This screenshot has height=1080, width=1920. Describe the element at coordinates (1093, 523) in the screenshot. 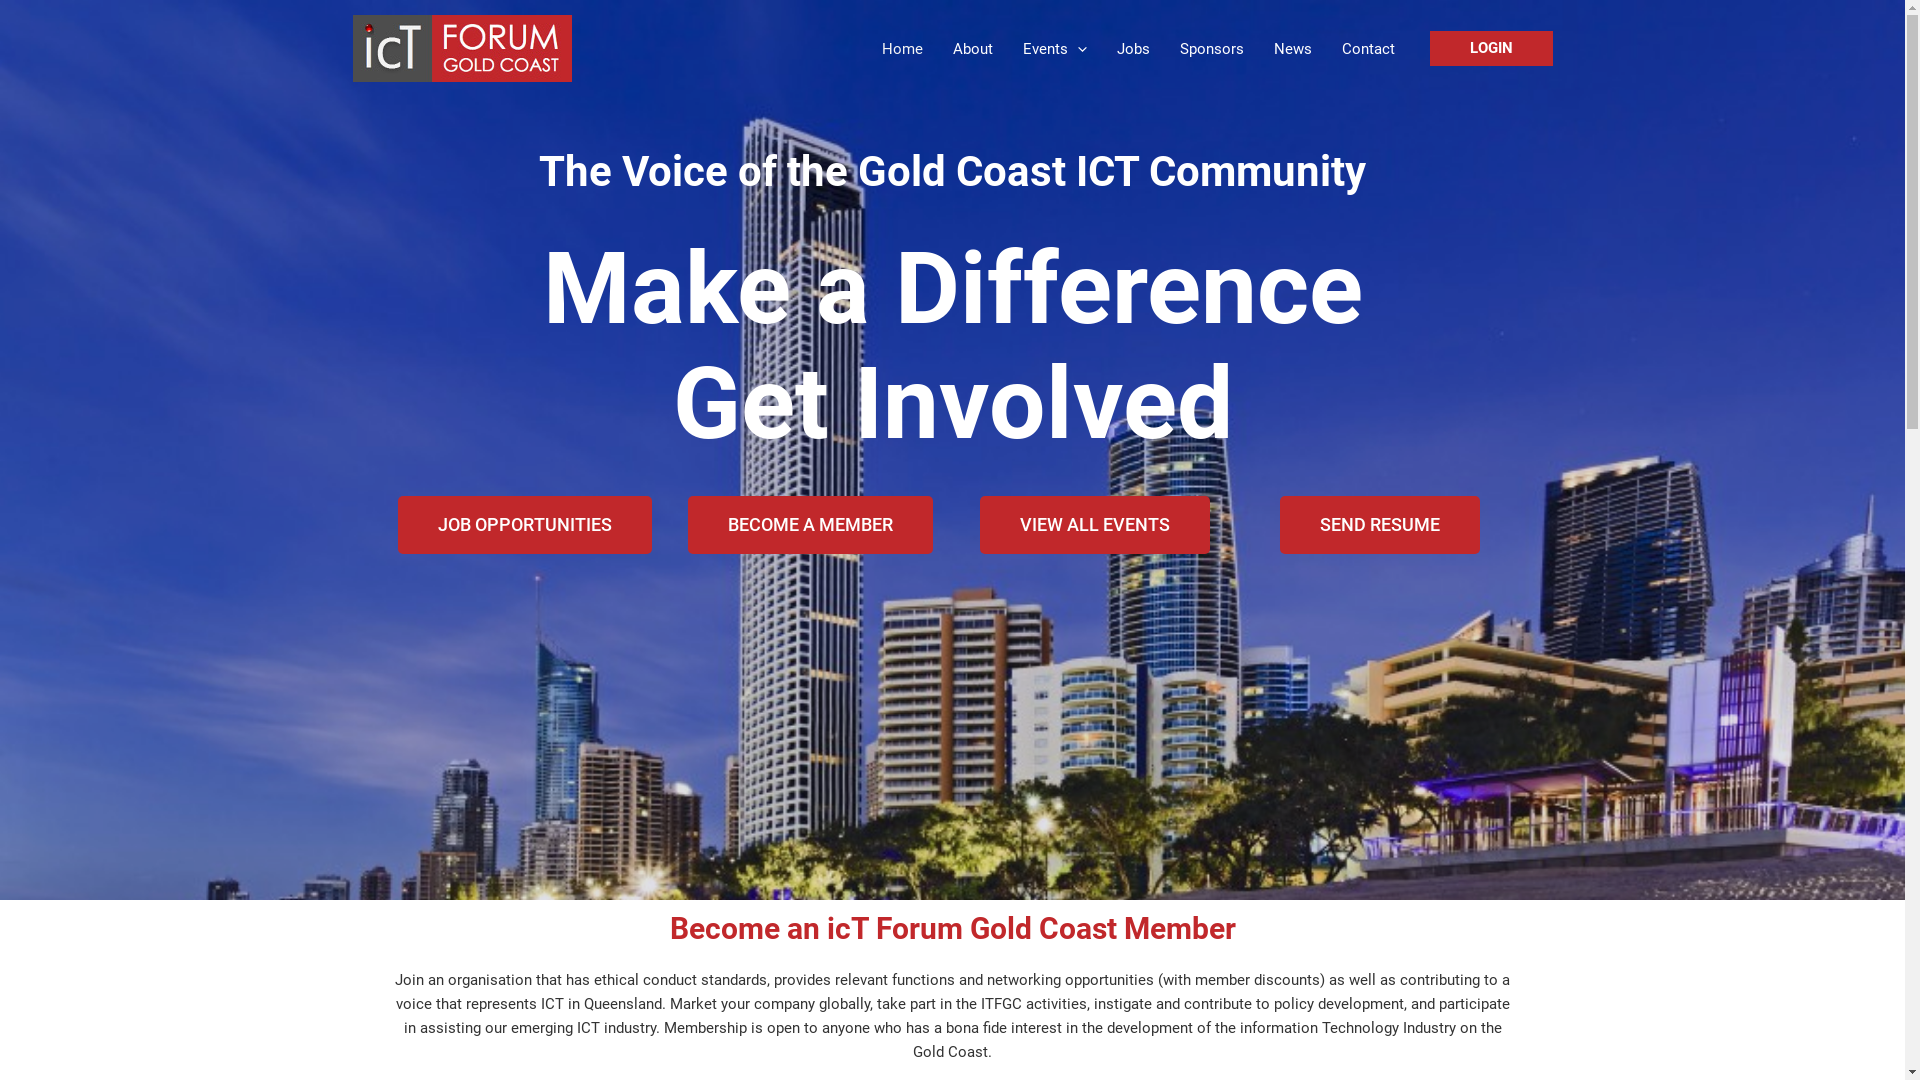

I see `'VIEW ALL EVENTS'` at that location.